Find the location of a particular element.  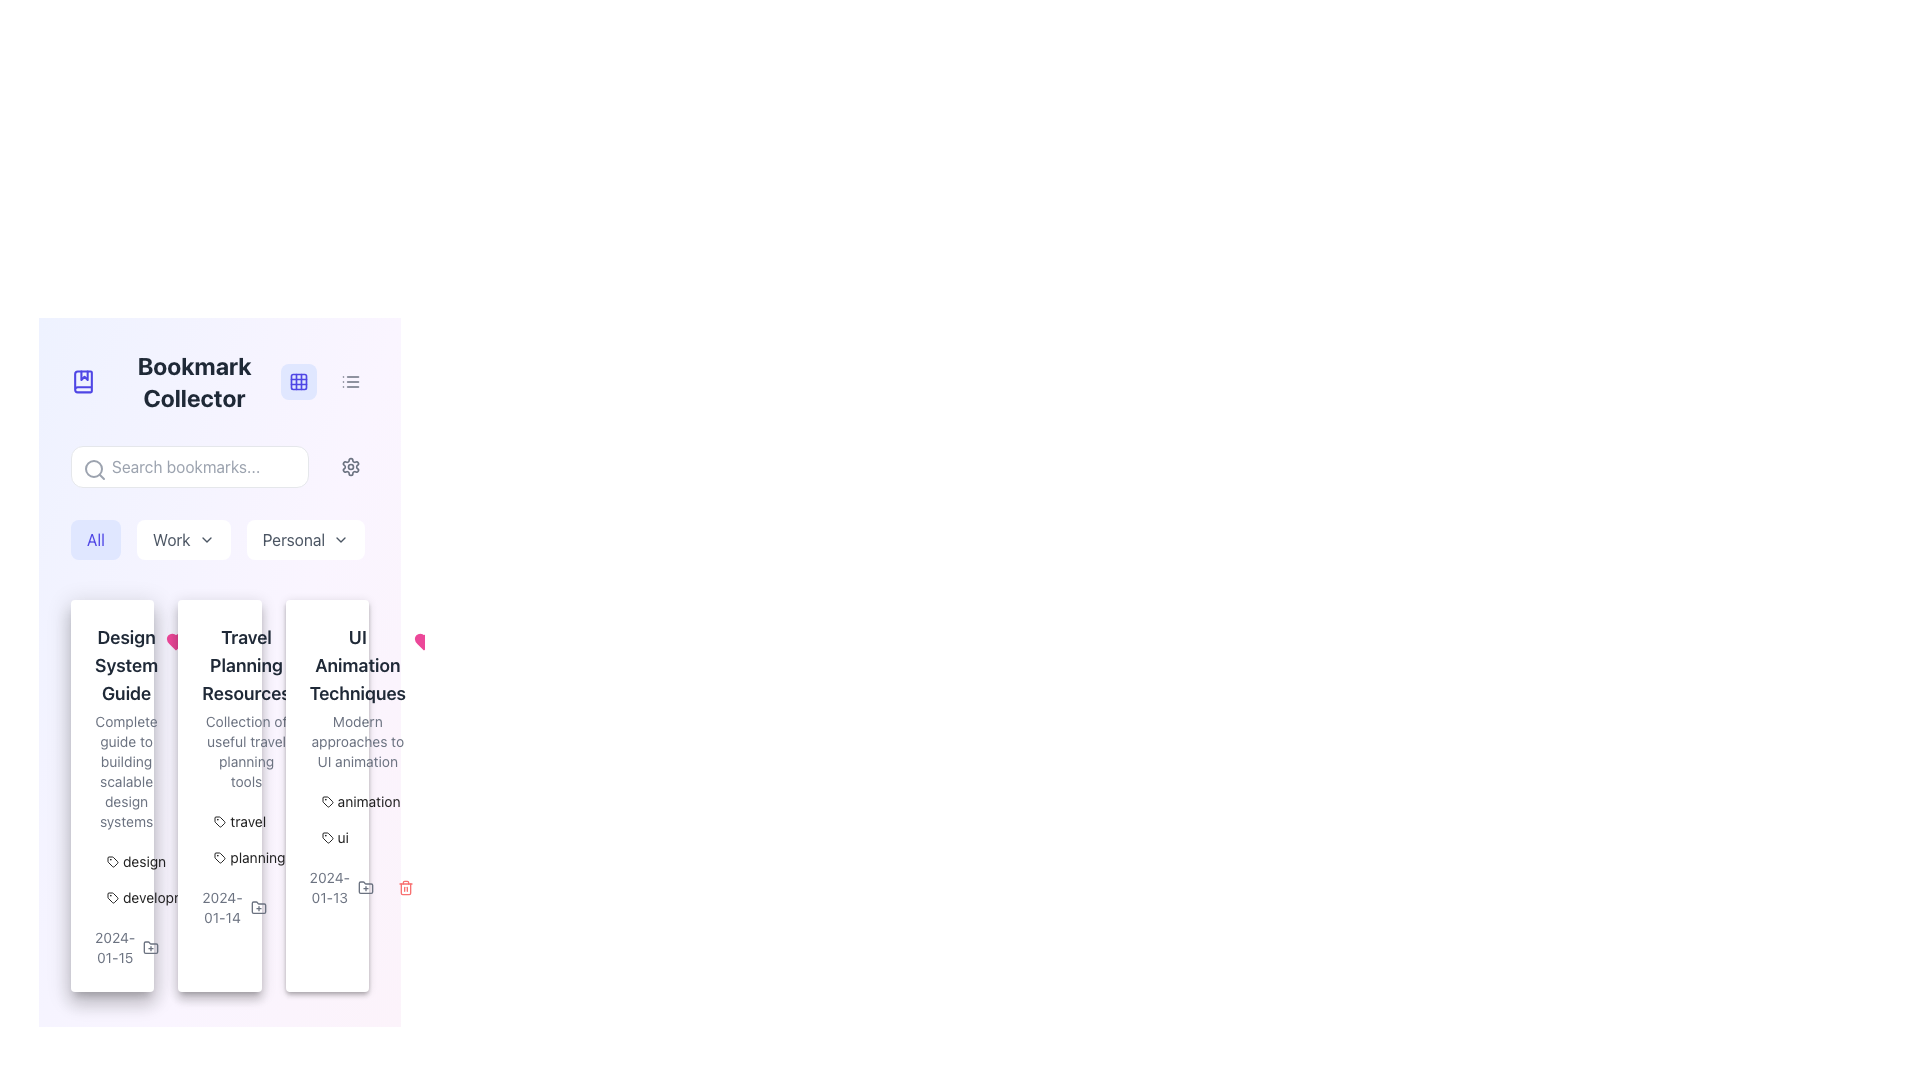

the action button located in the bottom-right section of the 'UI Animation Techniques' card is located at coordinates (365, 886).